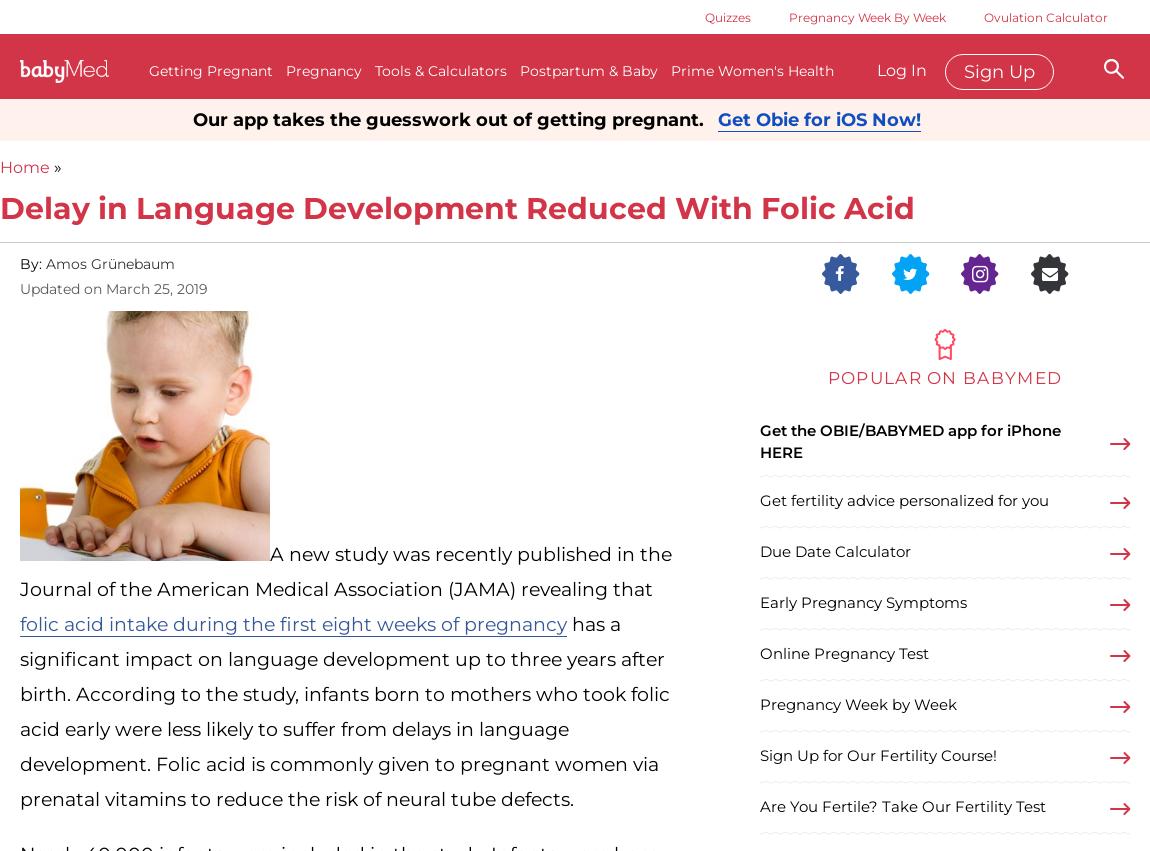 This screenshot has height=851, width=1150. What do you see at coordinates (750, 70) in the screenshot?
I see `'Prime Women's Health'` at bounding box center [750, 70].